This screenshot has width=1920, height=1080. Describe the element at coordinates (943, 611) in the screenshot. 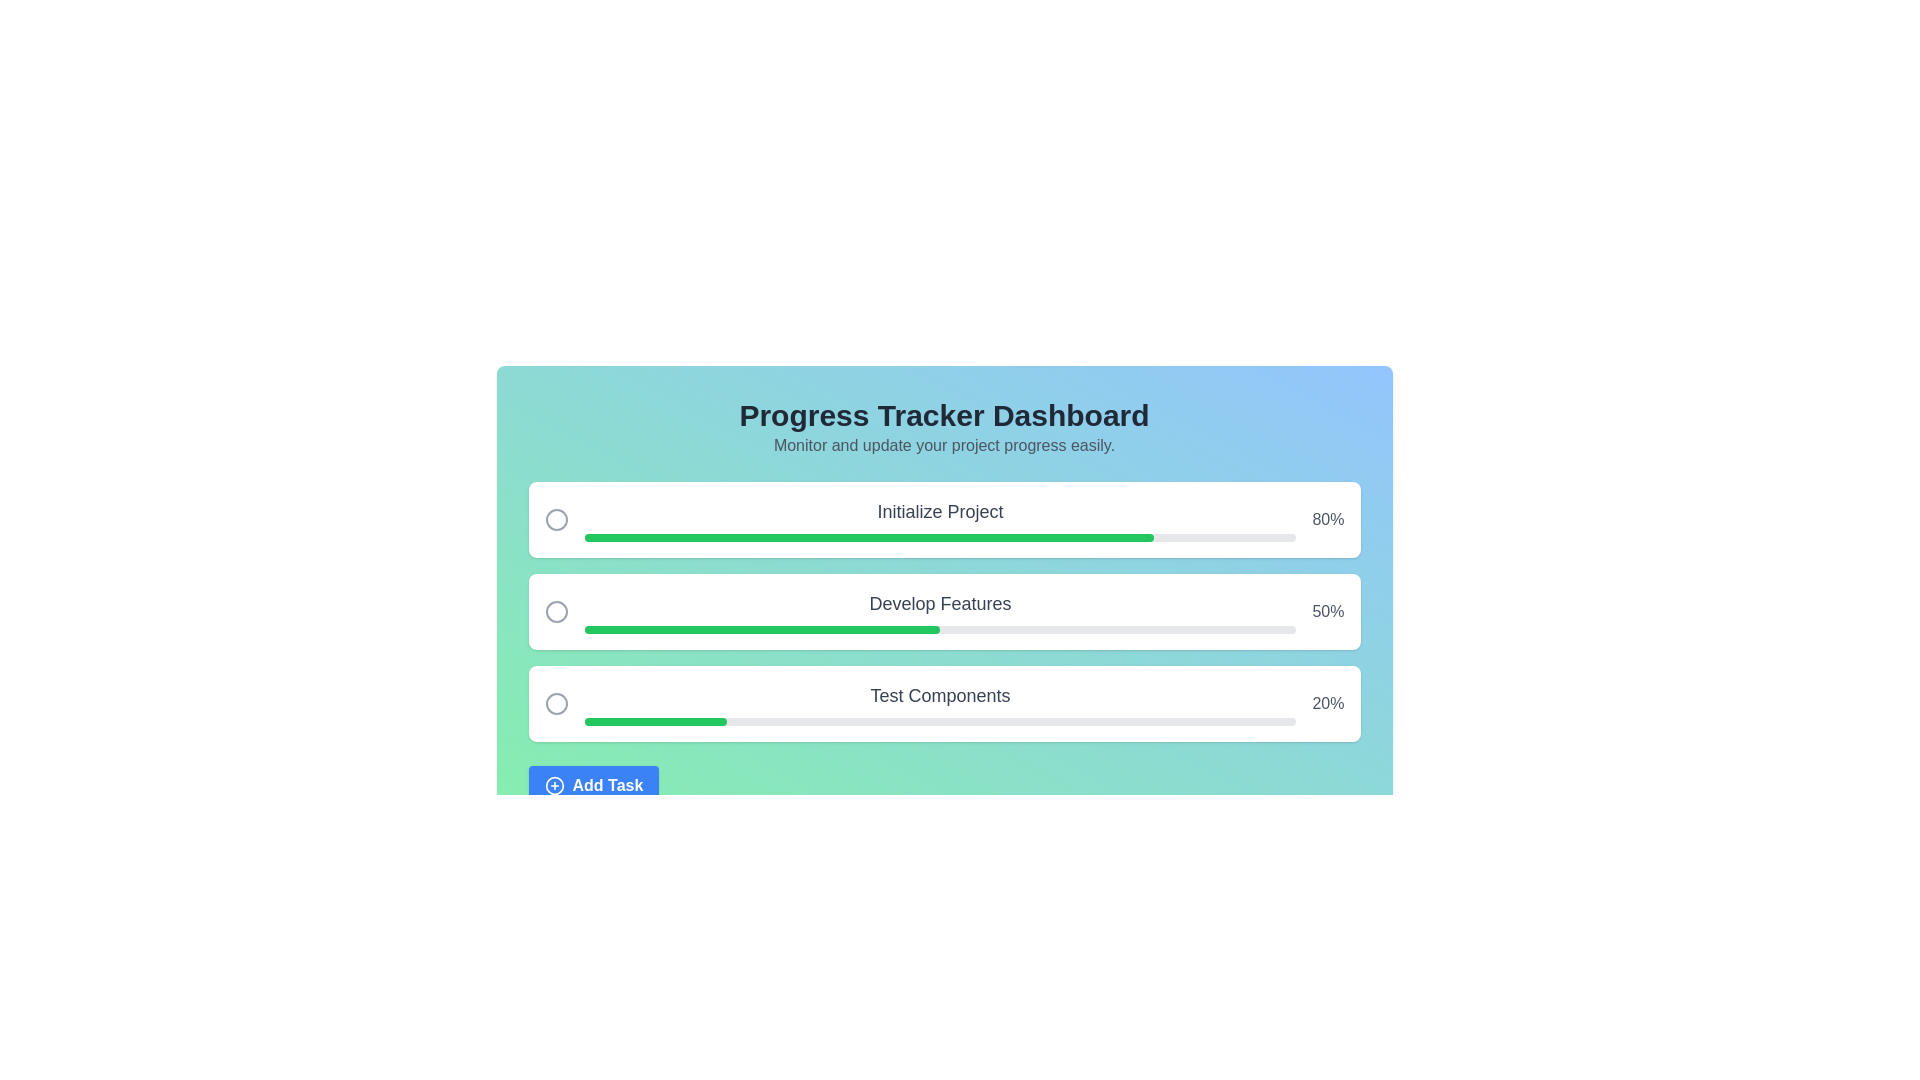

I see `the Progress Tracker component, which consists of three horizontal progress bars with labels indicating task progress percentages, located centrally below the 'Progress Tracker Dashboard' heading` at that location.